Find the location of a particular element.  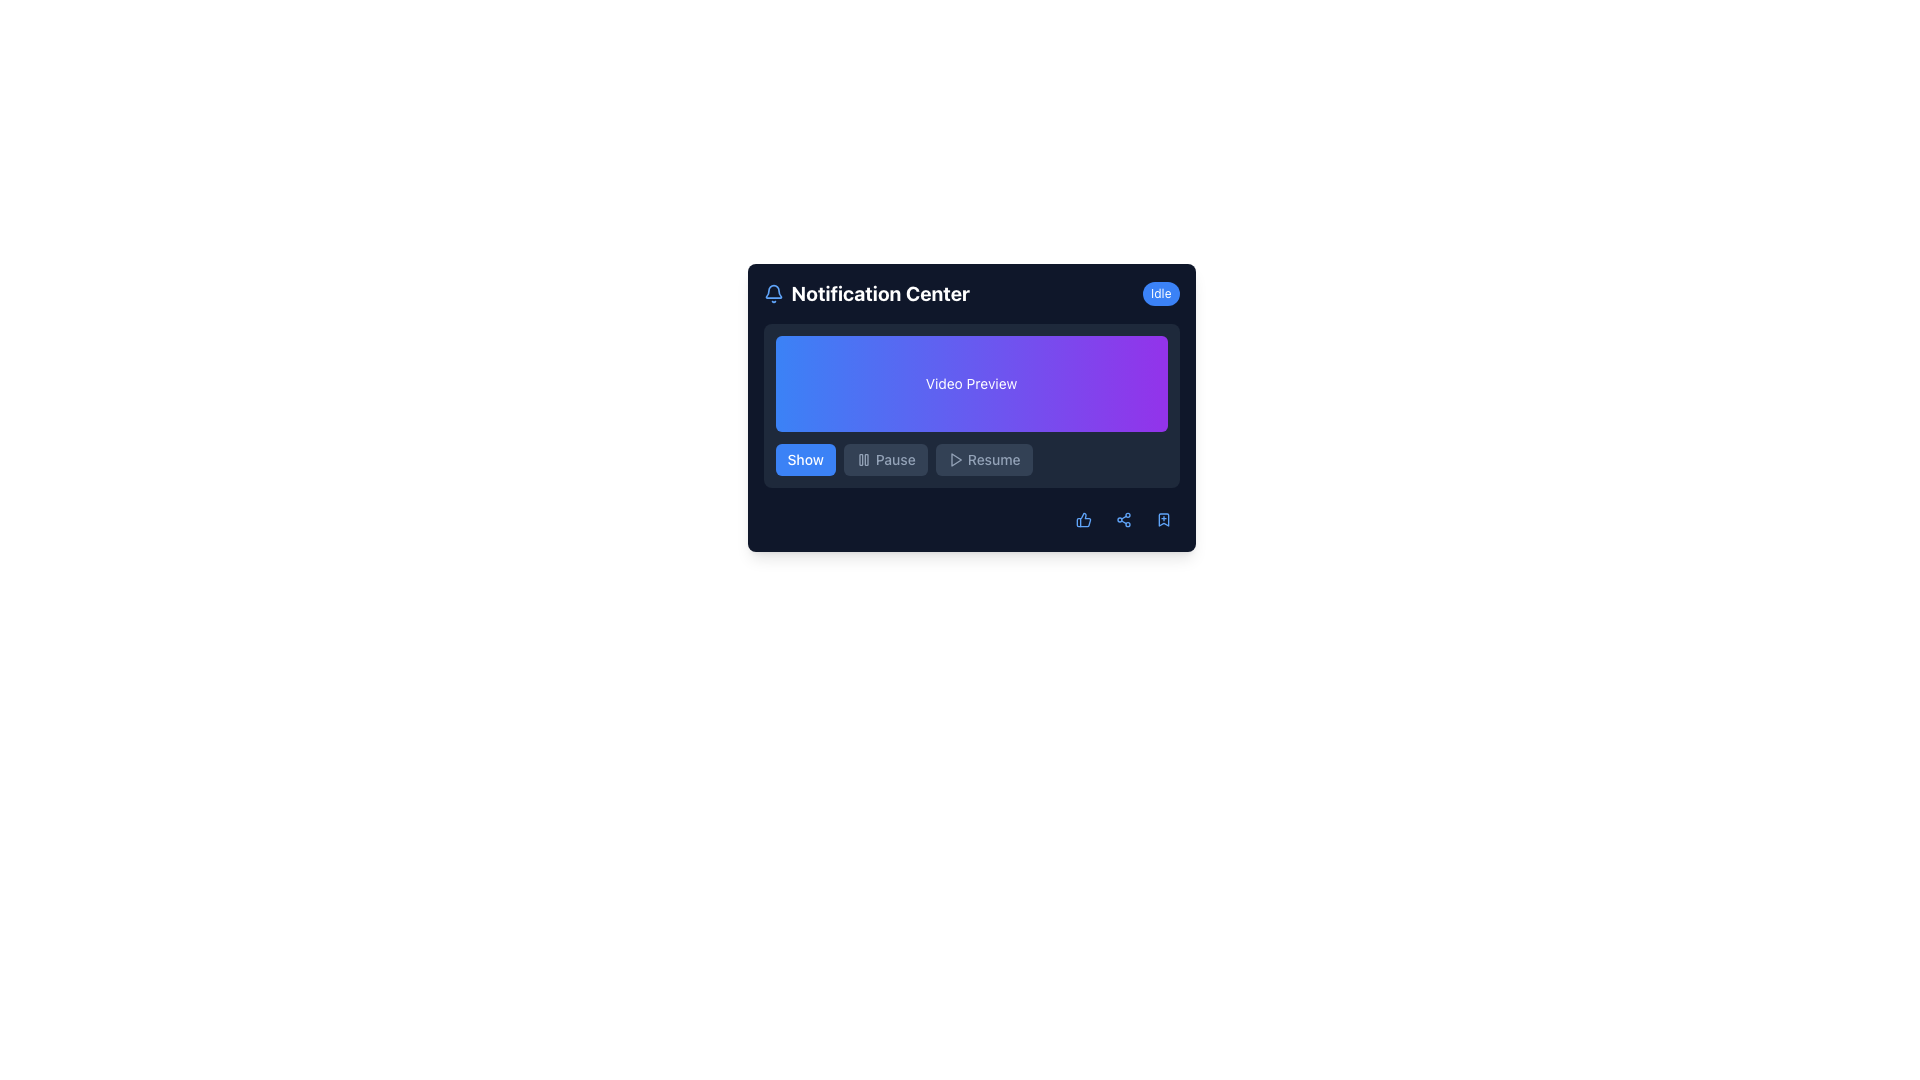

the status indicator displaying 'Idle' in the top-right corner next to the 'Notification Center' title is located at coordinates (1161, 293).